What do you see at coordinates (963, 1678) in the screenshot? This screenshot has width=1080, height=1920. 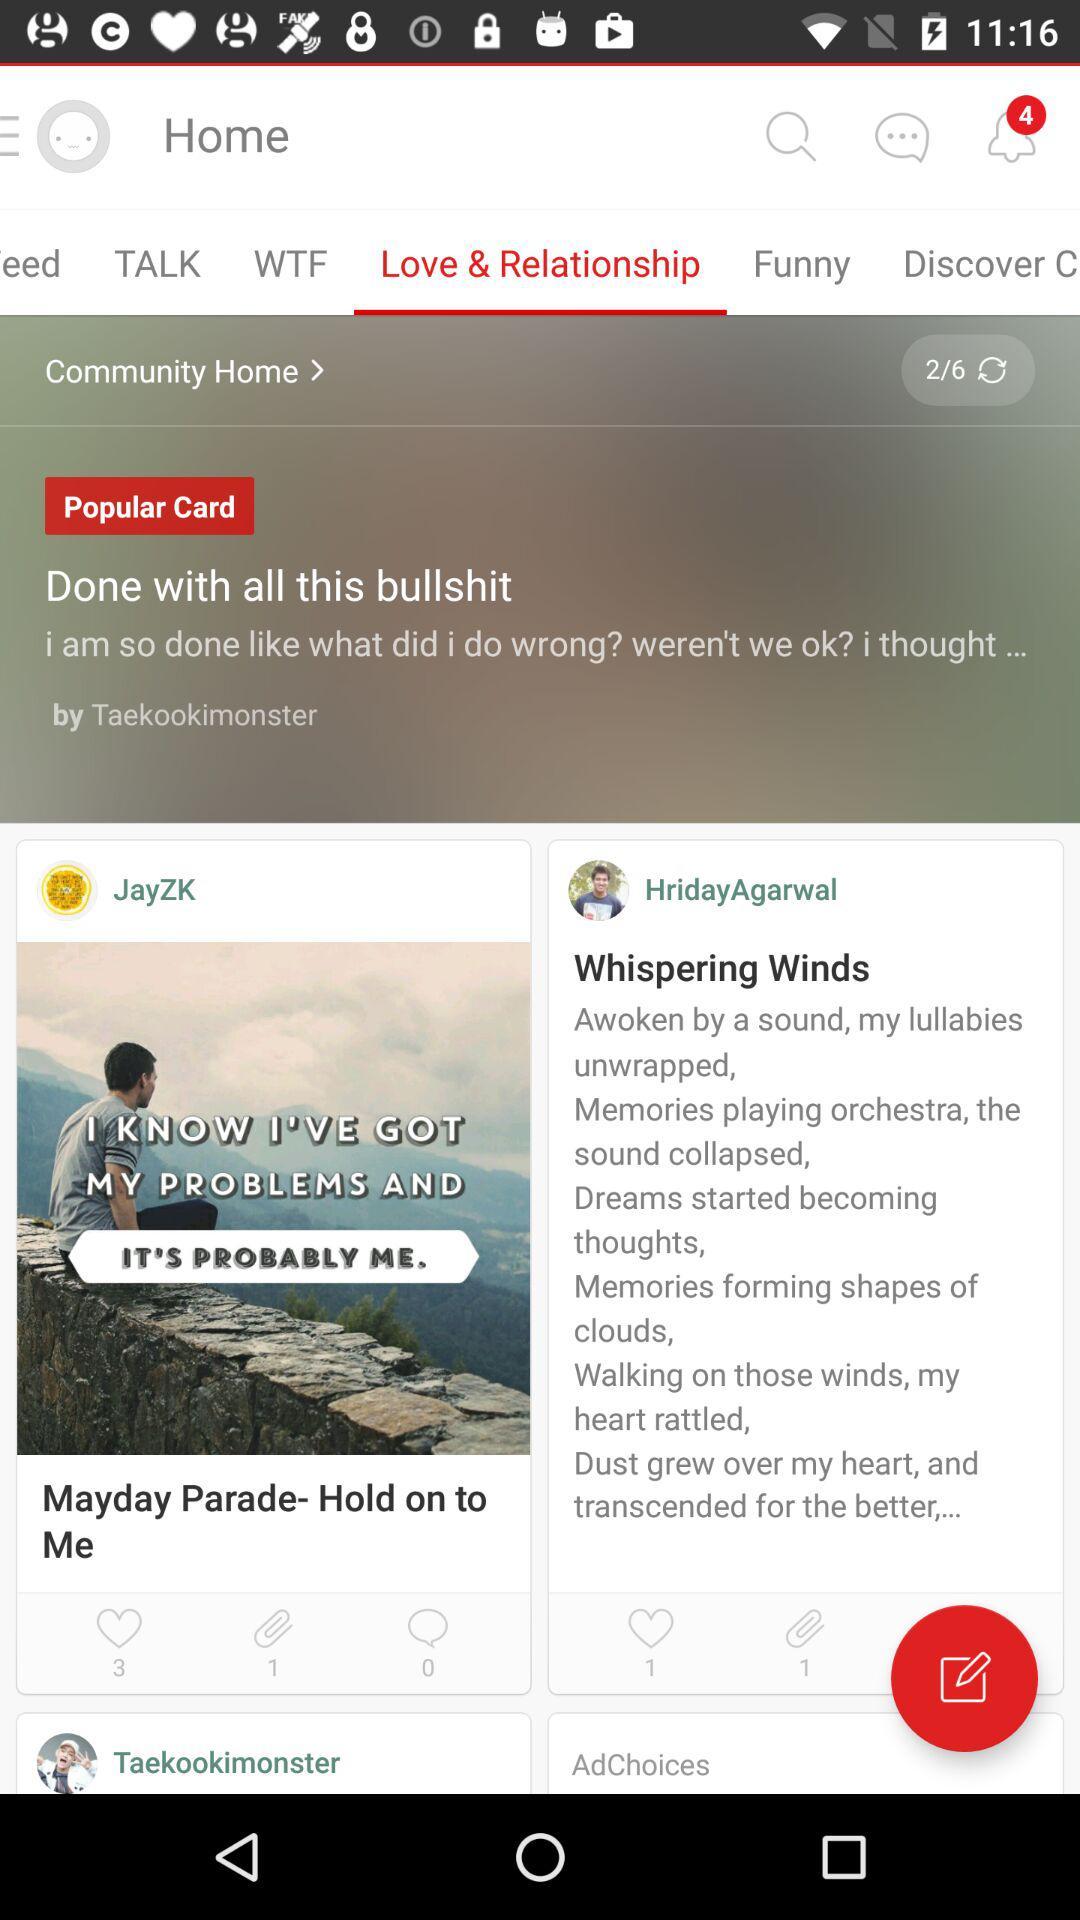 I see `write post` at bounding box center [963, 1678].